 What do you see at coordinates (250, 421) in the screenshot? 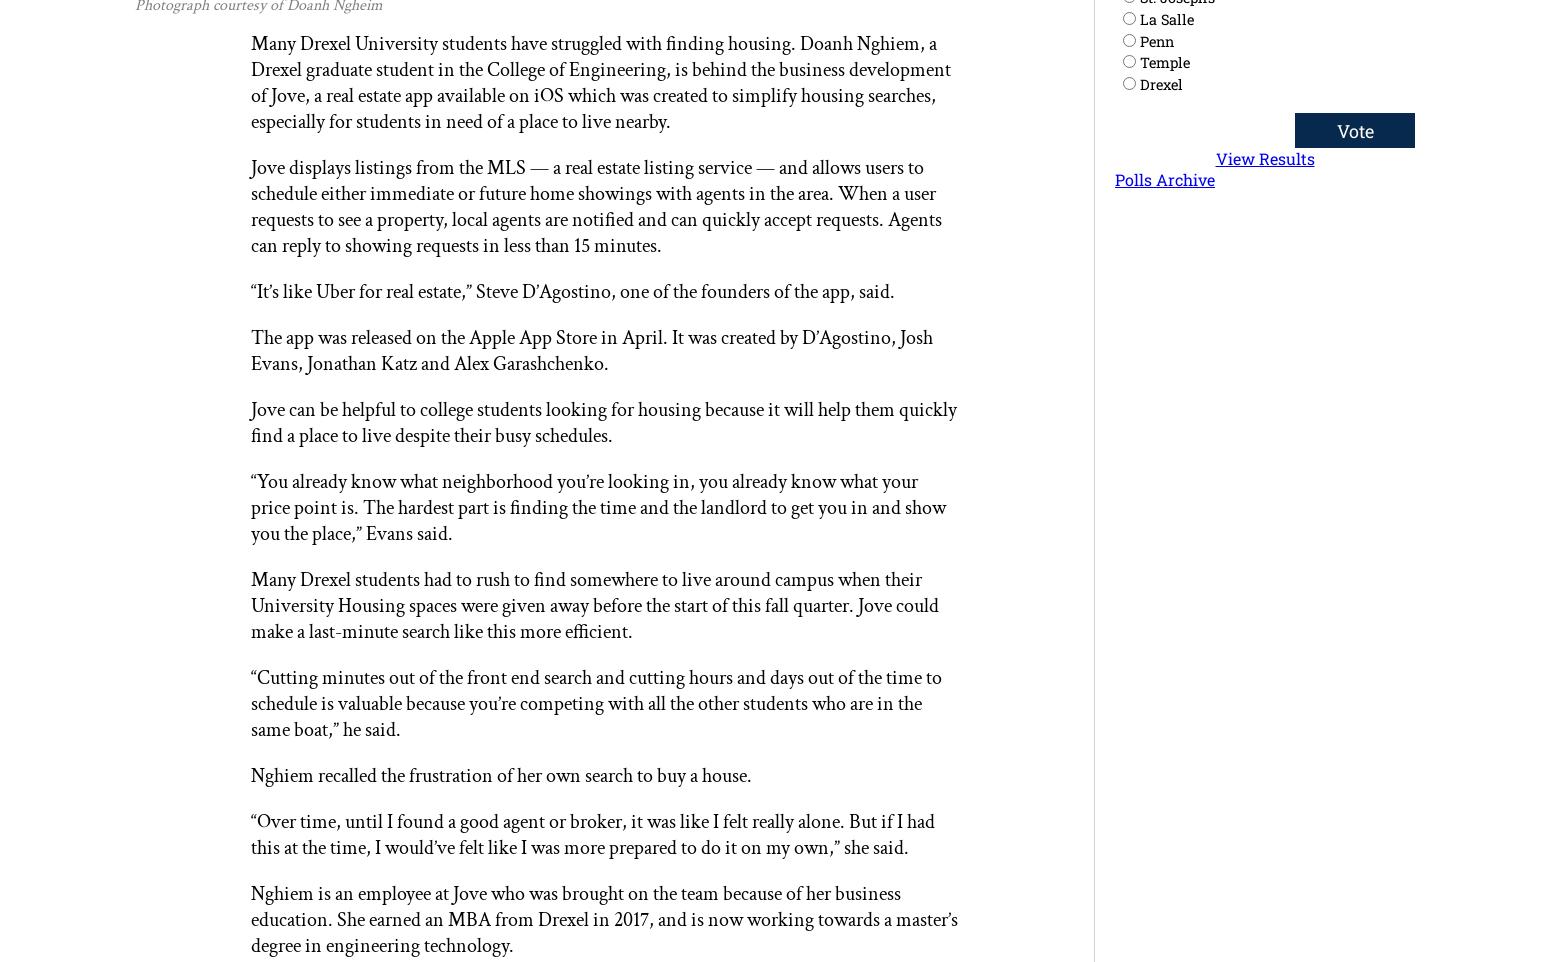
I see `'Jove can be helpful to college students looking for housing because it will help them quickly find a place to live despite their busy schedules.'` at bounding box center [250, 421].